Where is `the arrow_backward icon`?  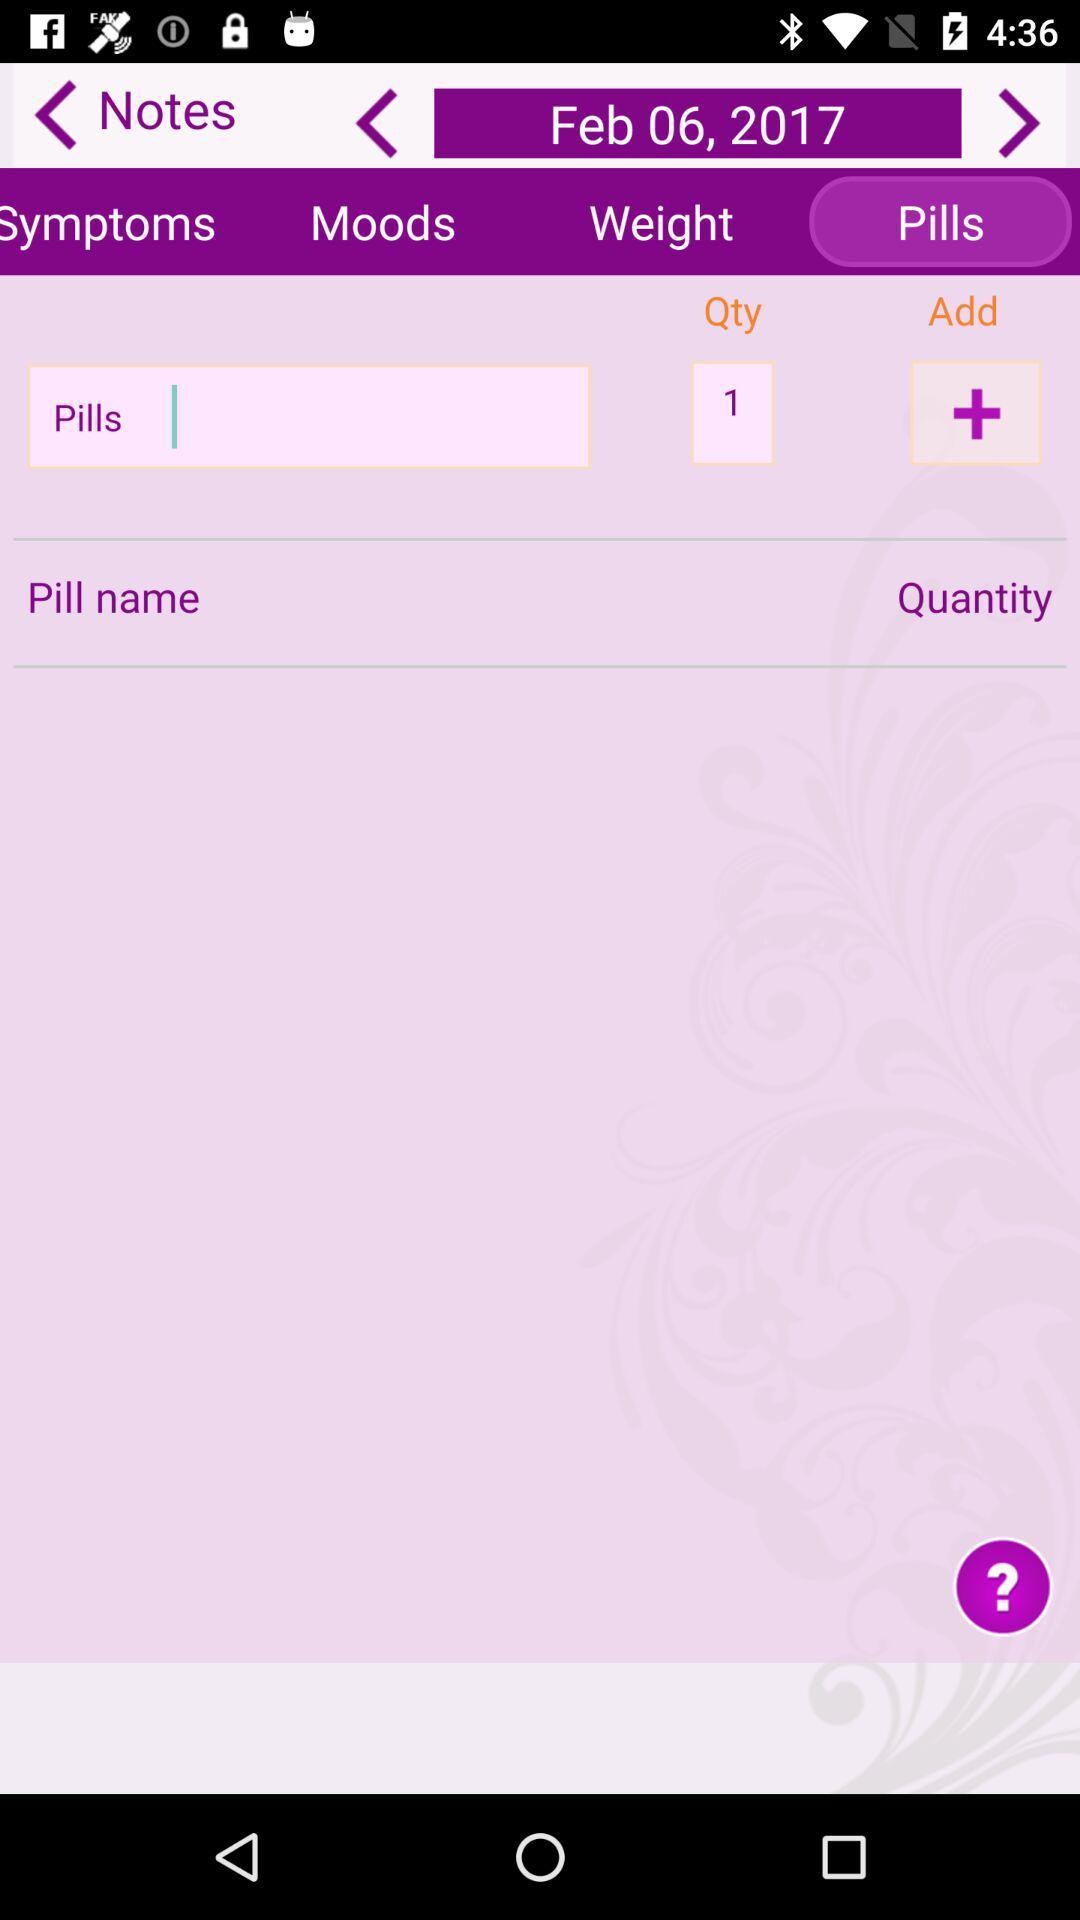 the arrow_backward icon is located at coordinates (376, 122).